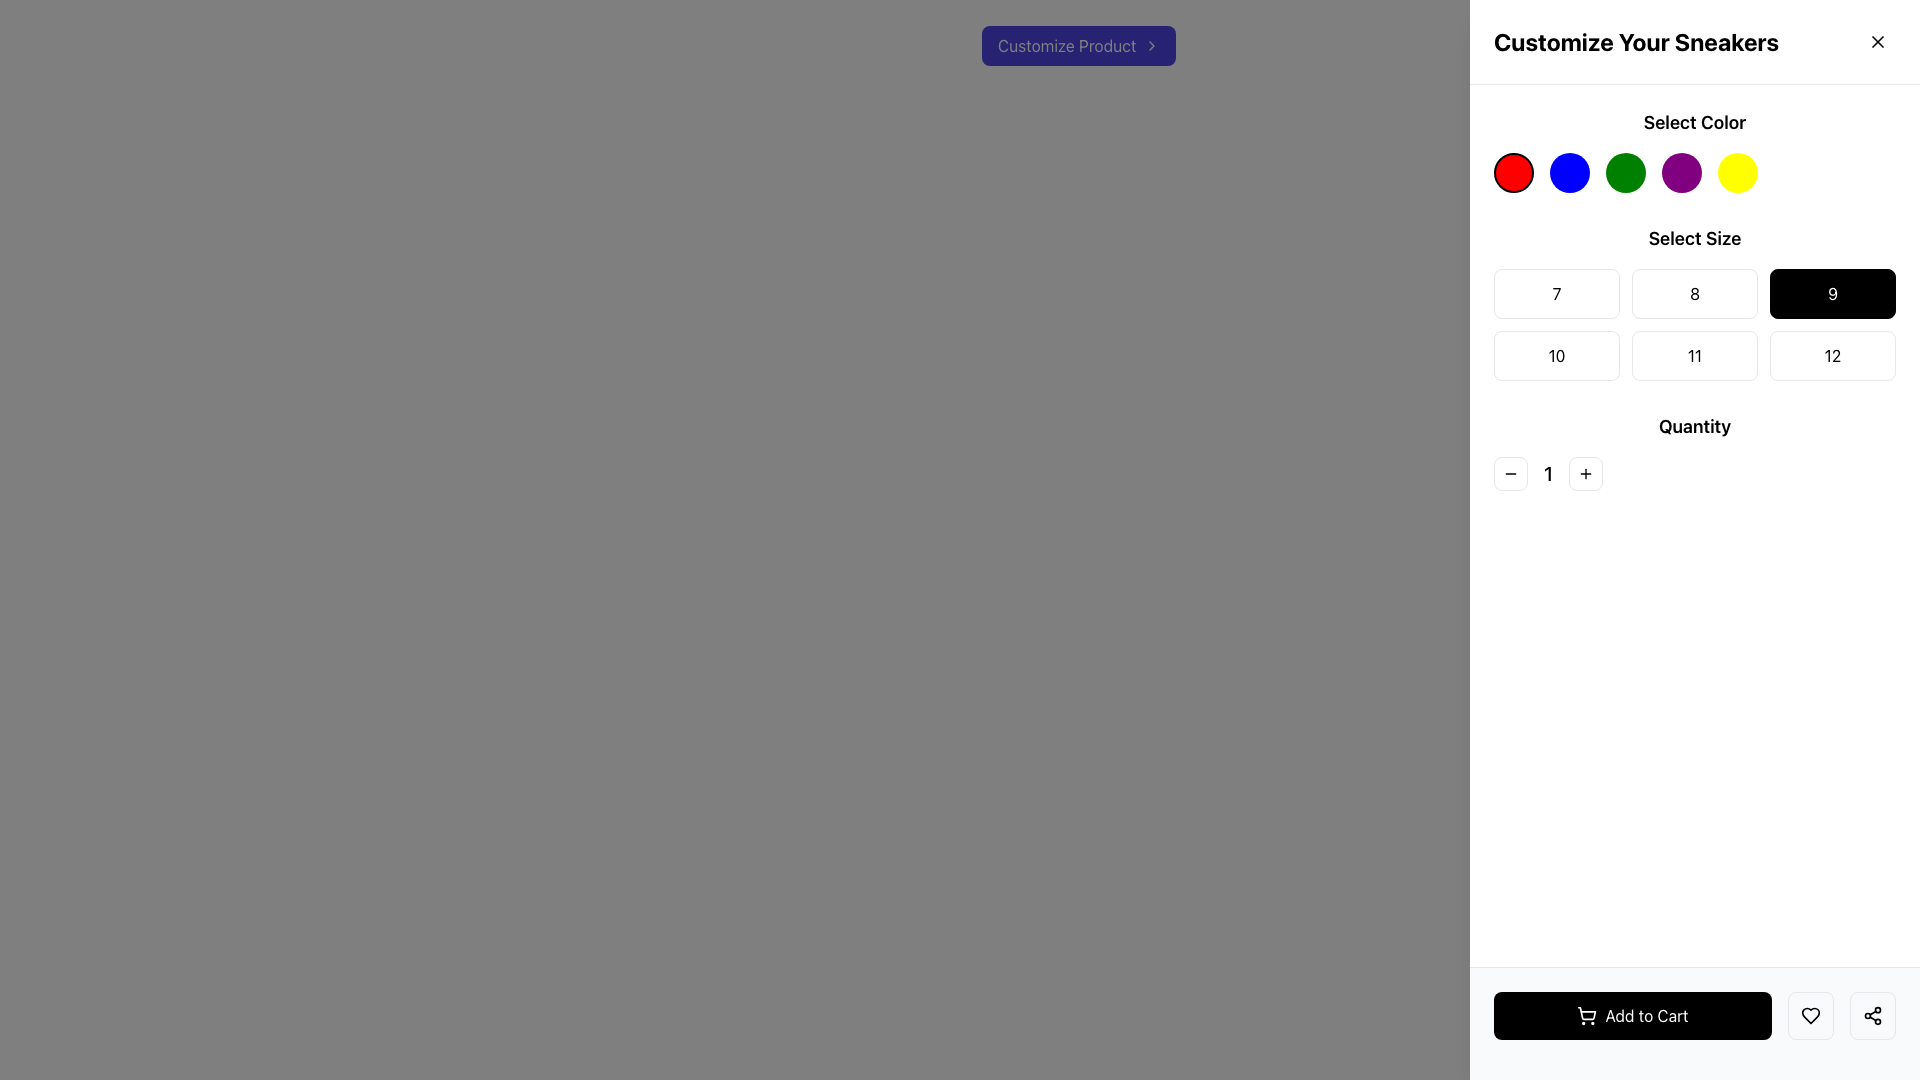 The width and height of the screenshot is (1920, 1080). What do you see at coordinates (1555, 293) in the screenshot?
I see `the button labeled '7' at the top left of the grid` at bounding box center [1555, 293].